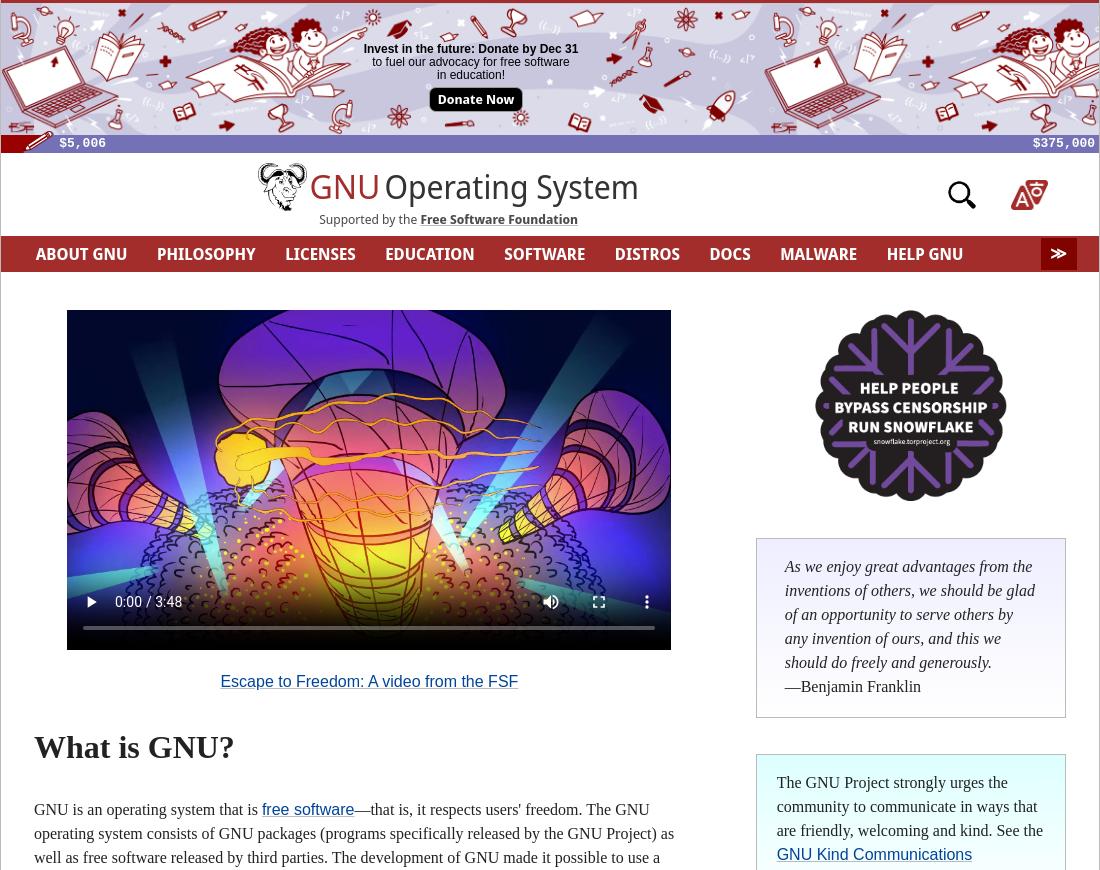 This screenshot has width=1100, height=870. What do you see at coordinates (498, 218) in the screenshot?
I see `'Free Software Foundation'` at bounding box center [498, 218].